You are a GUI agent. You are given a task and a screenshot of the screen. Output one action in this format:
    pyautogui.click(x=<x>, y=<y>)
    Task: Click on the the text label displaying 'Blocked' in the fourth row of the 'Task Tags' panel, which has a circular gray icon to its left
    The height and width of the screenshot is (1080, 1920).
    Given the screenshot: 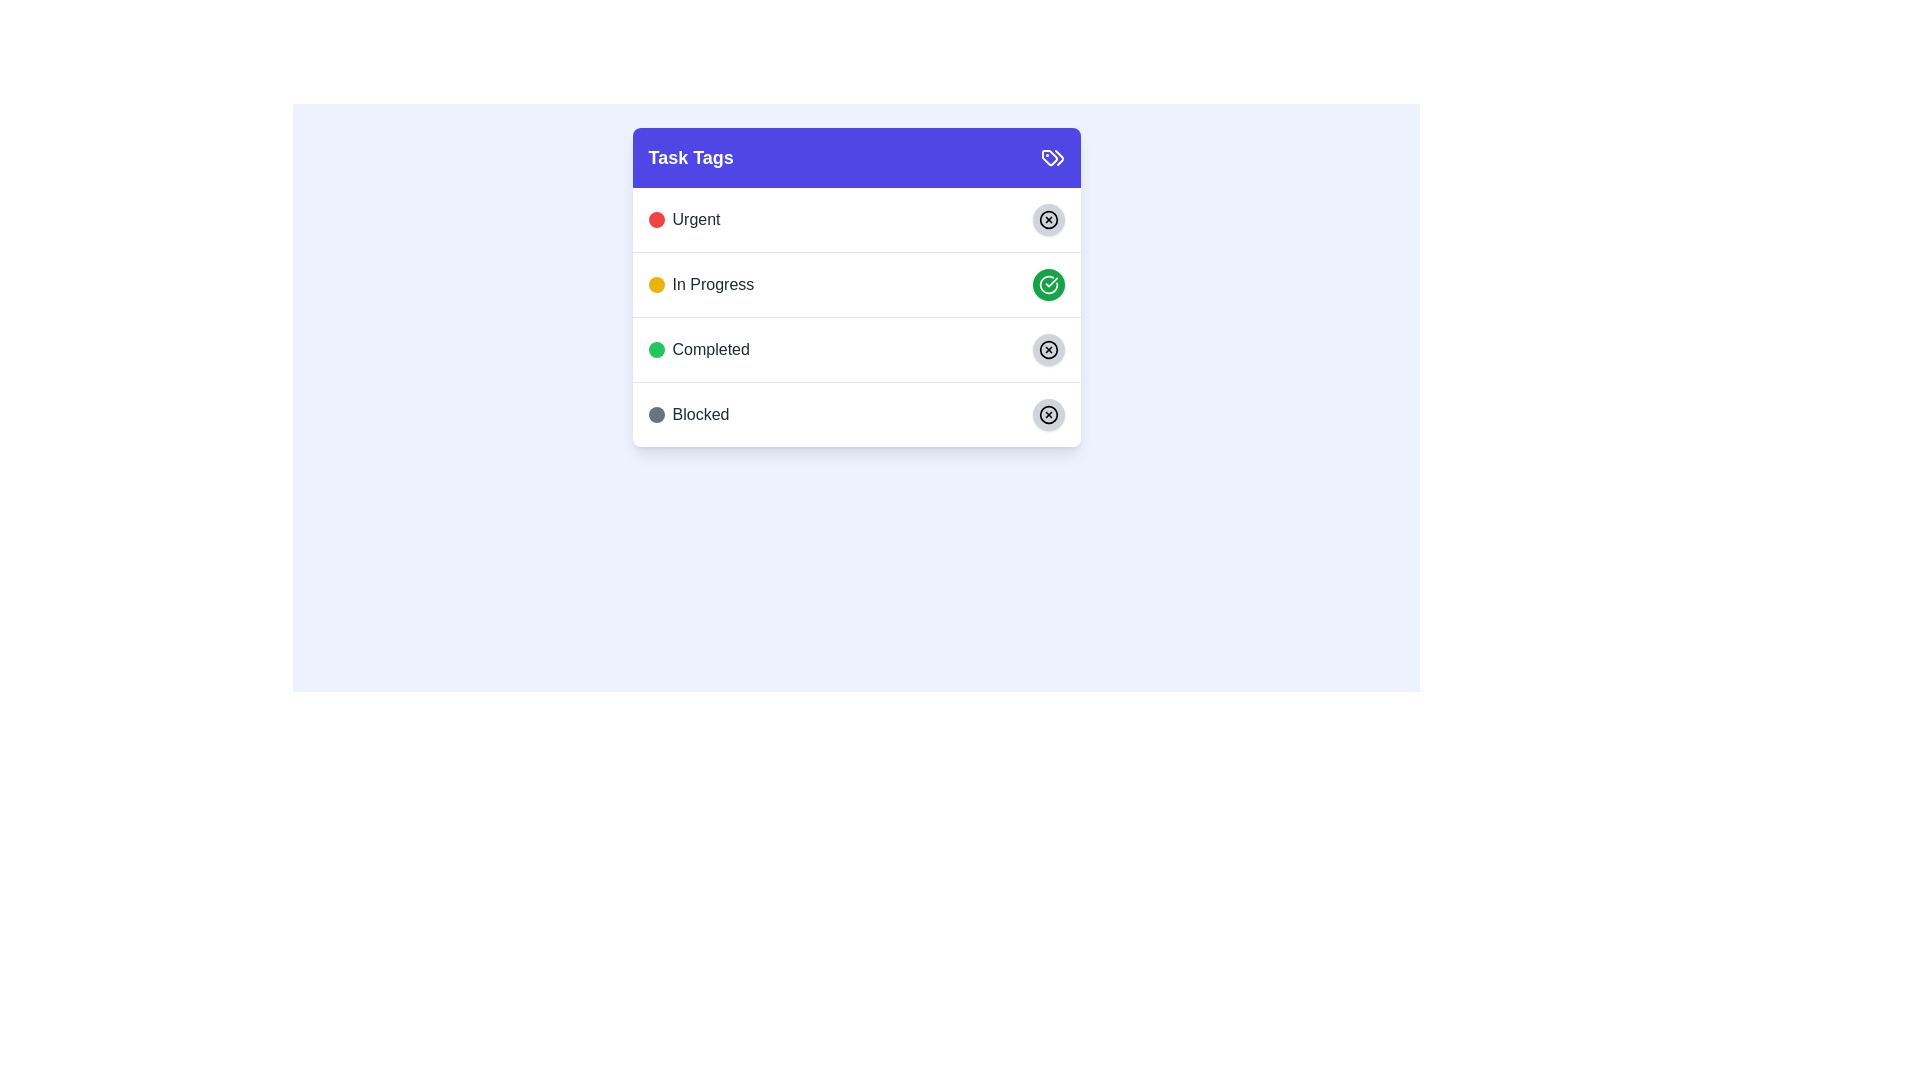 What is the action you would take?
    pyautogui.click(x=700, y=414)
    